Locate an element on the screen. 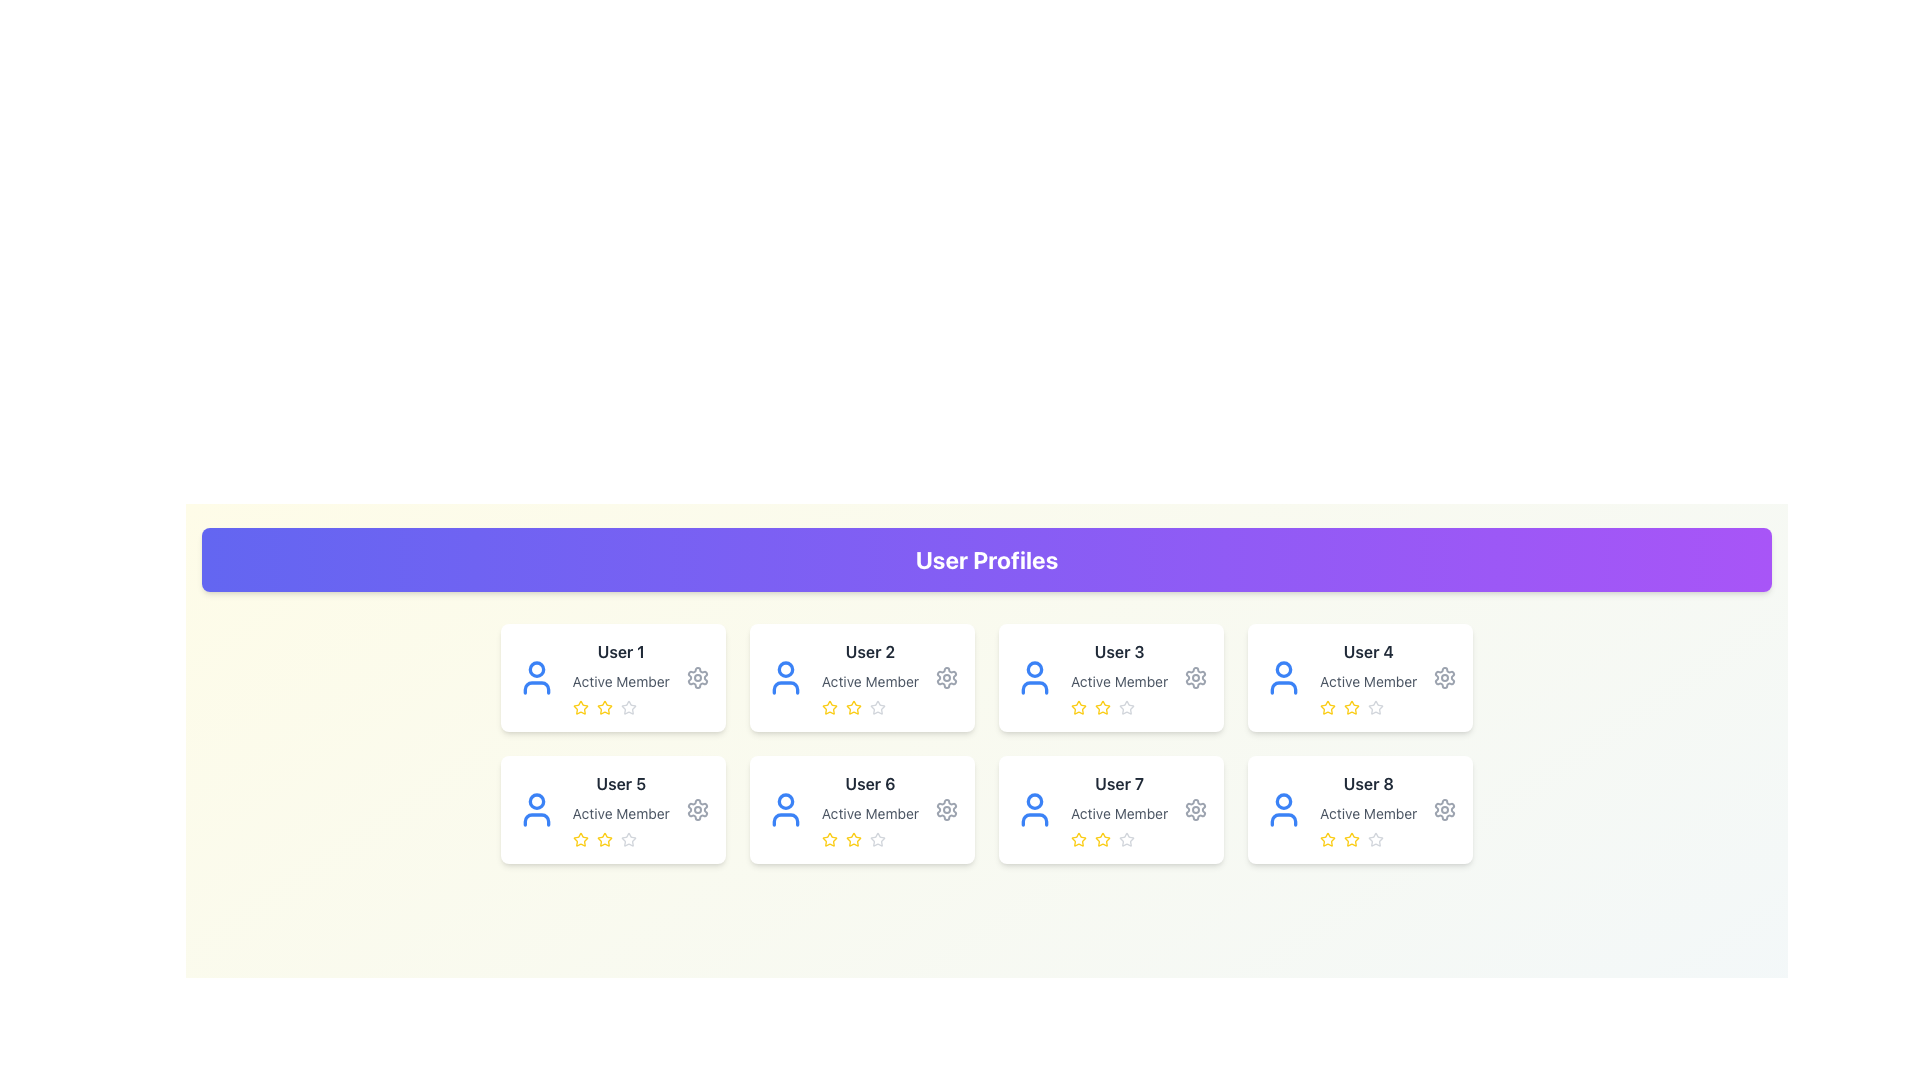 Image resolution: width=1920 pixels, height=1080 pixels. the star rating system on the profile card located at the top-left corner of the grid layout to rate the user is located at coordinates (612, 677).